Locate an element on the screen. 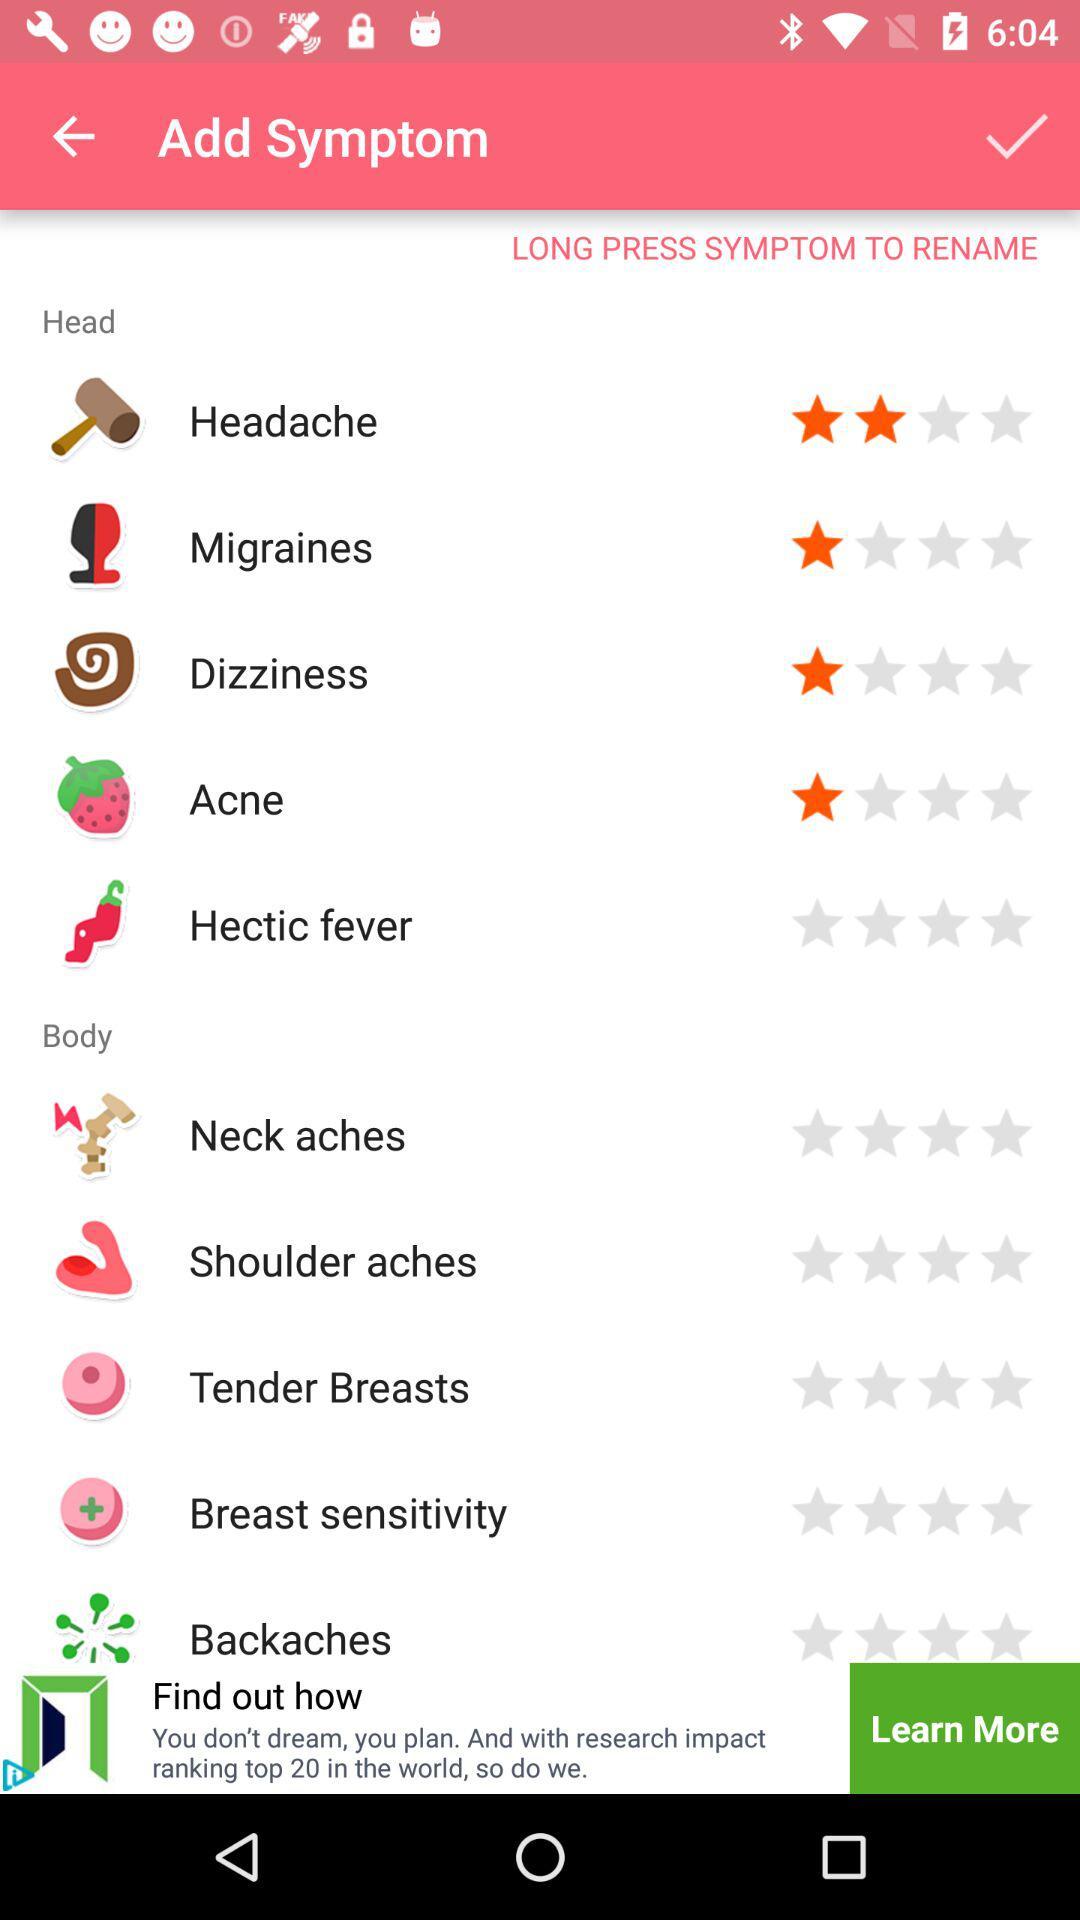 Image resolution: width=1080 pixels, height=1920 pixels. 1 star rating is located at coordinates (817, 1258).